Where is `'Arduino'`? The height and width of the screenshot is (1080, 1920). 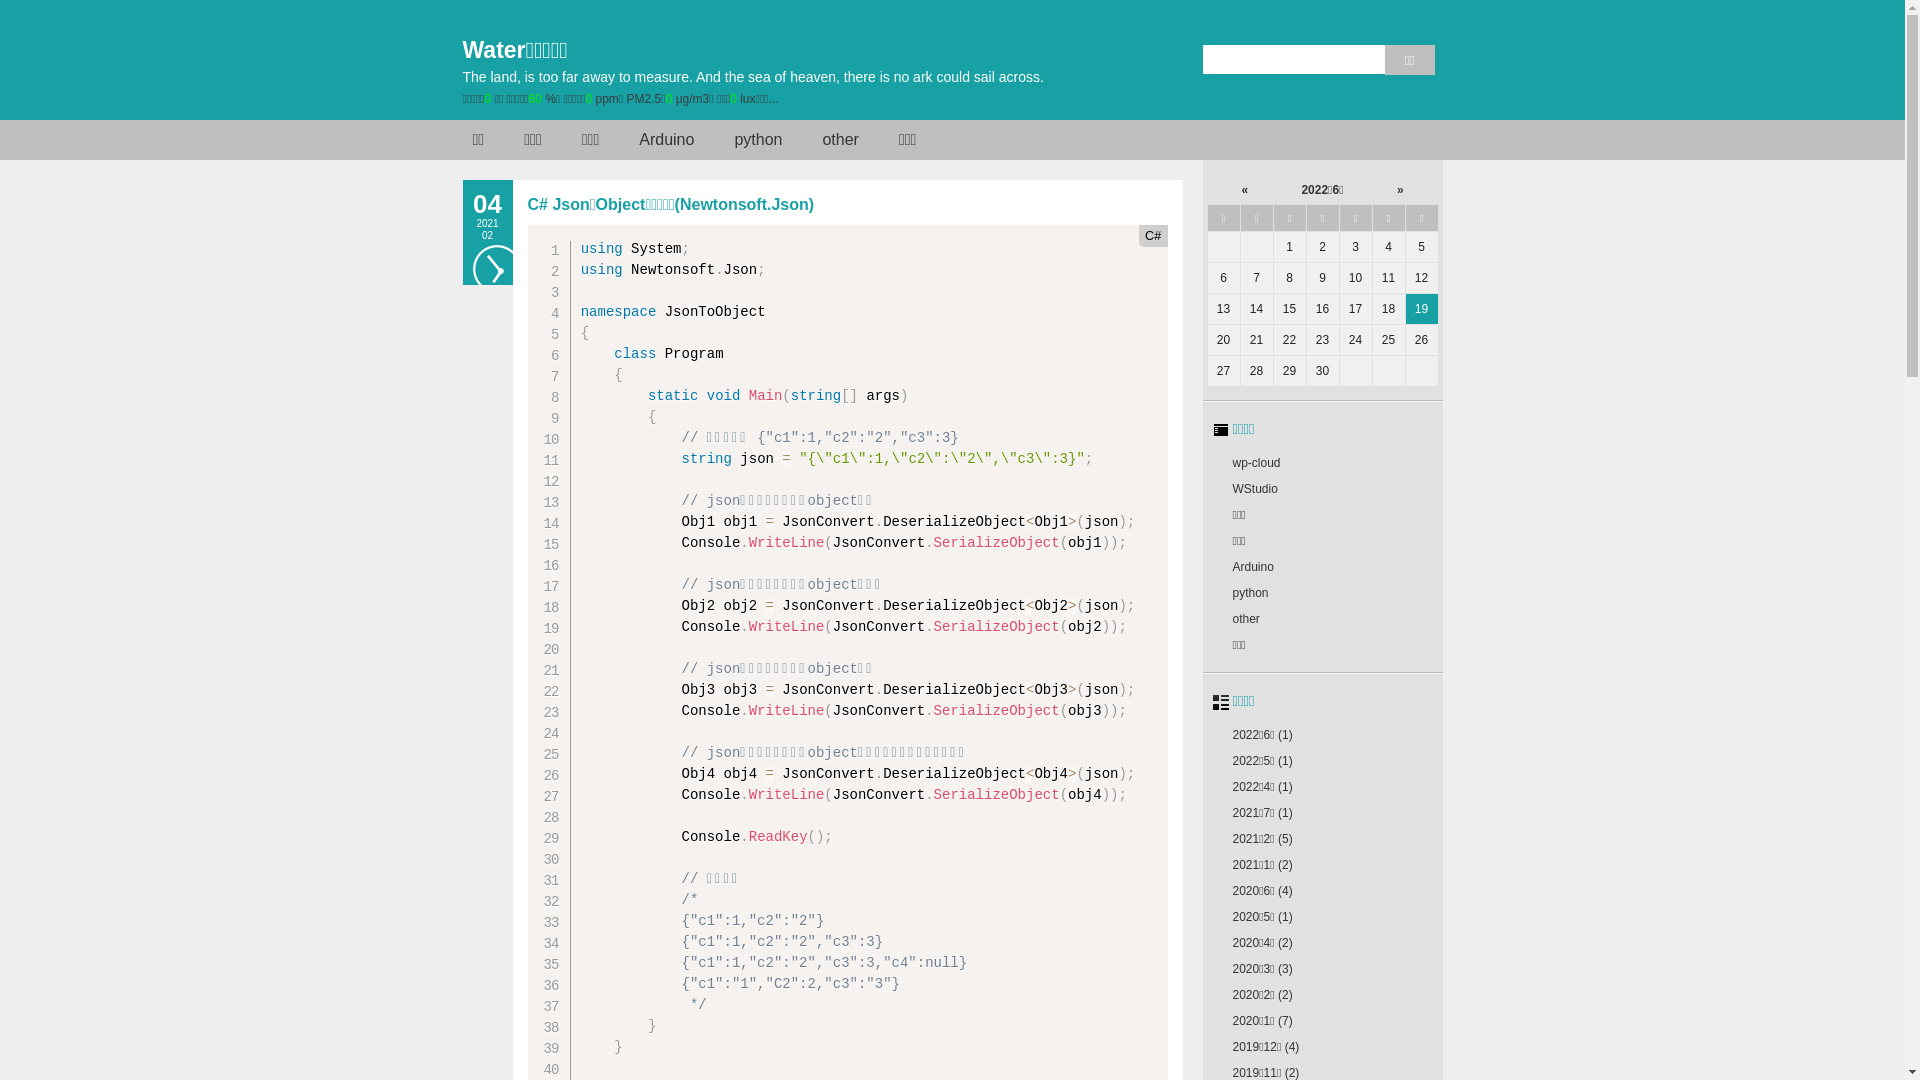
'Arduino' is located at coordinates (1251, 567).